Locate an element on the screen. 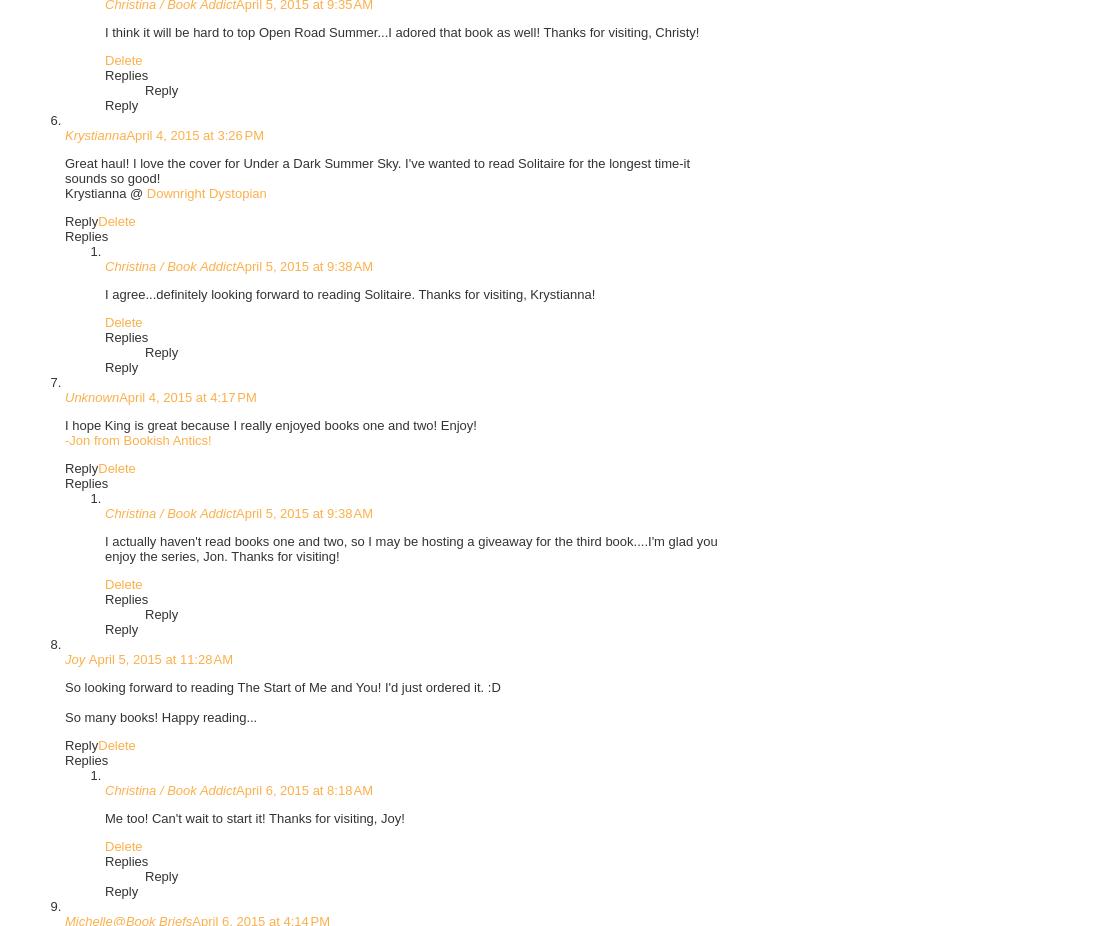 The width and height of the screenshot is (1100, 926). 'I agree...definitely looking forward to reading Solitaire. Thanks for visiting, Krystianna!' is located at coordinates (350, 293).